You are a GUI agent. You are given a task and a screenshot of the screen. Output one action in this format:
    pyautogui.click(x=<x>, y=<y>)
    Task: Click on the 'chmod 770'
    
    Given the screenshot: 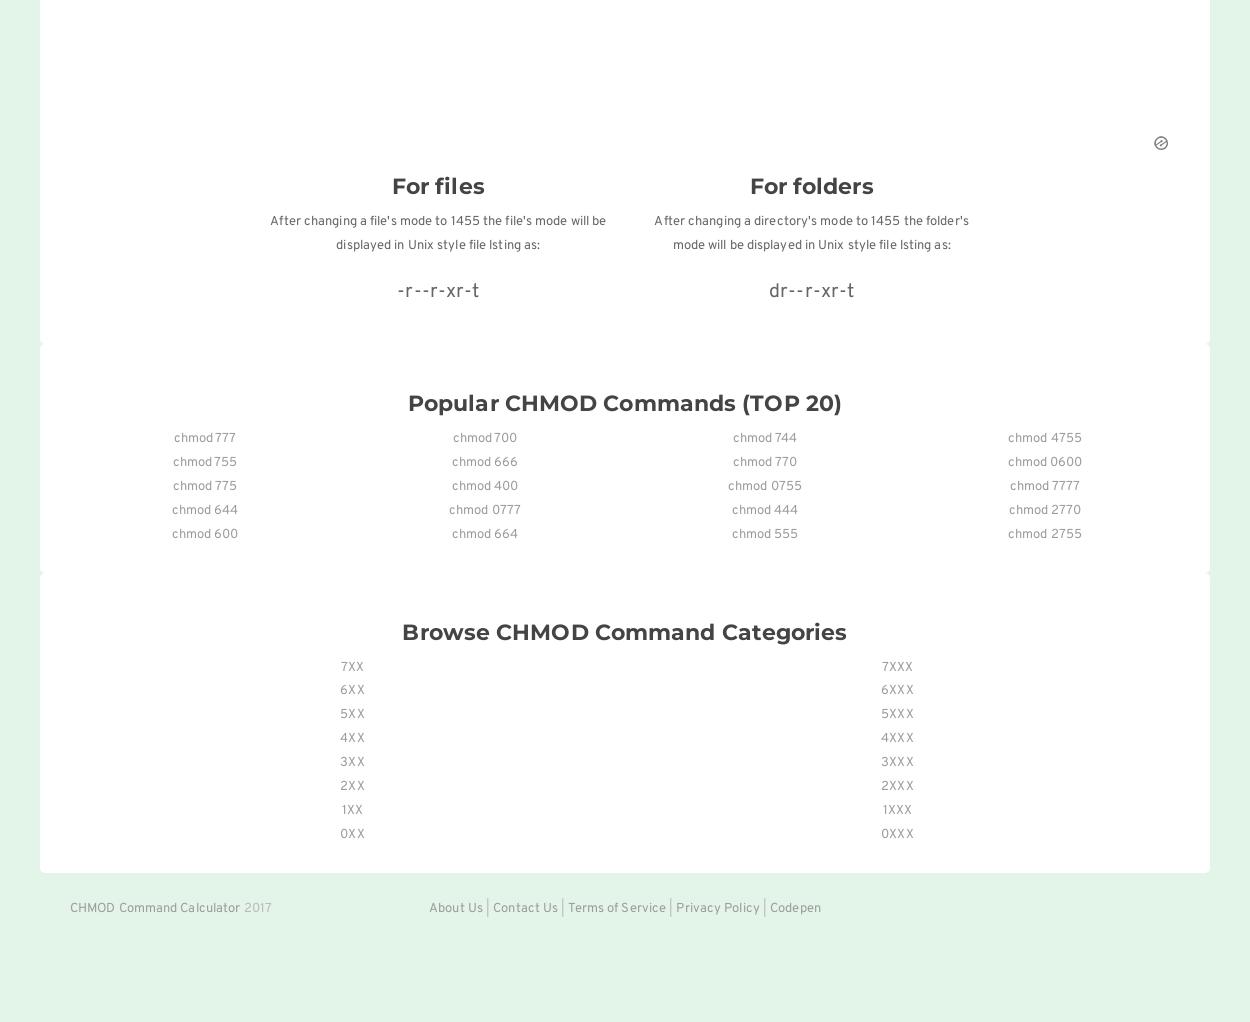 What is the action you would take?
    pyautogui.click(x=764, y=461)
    